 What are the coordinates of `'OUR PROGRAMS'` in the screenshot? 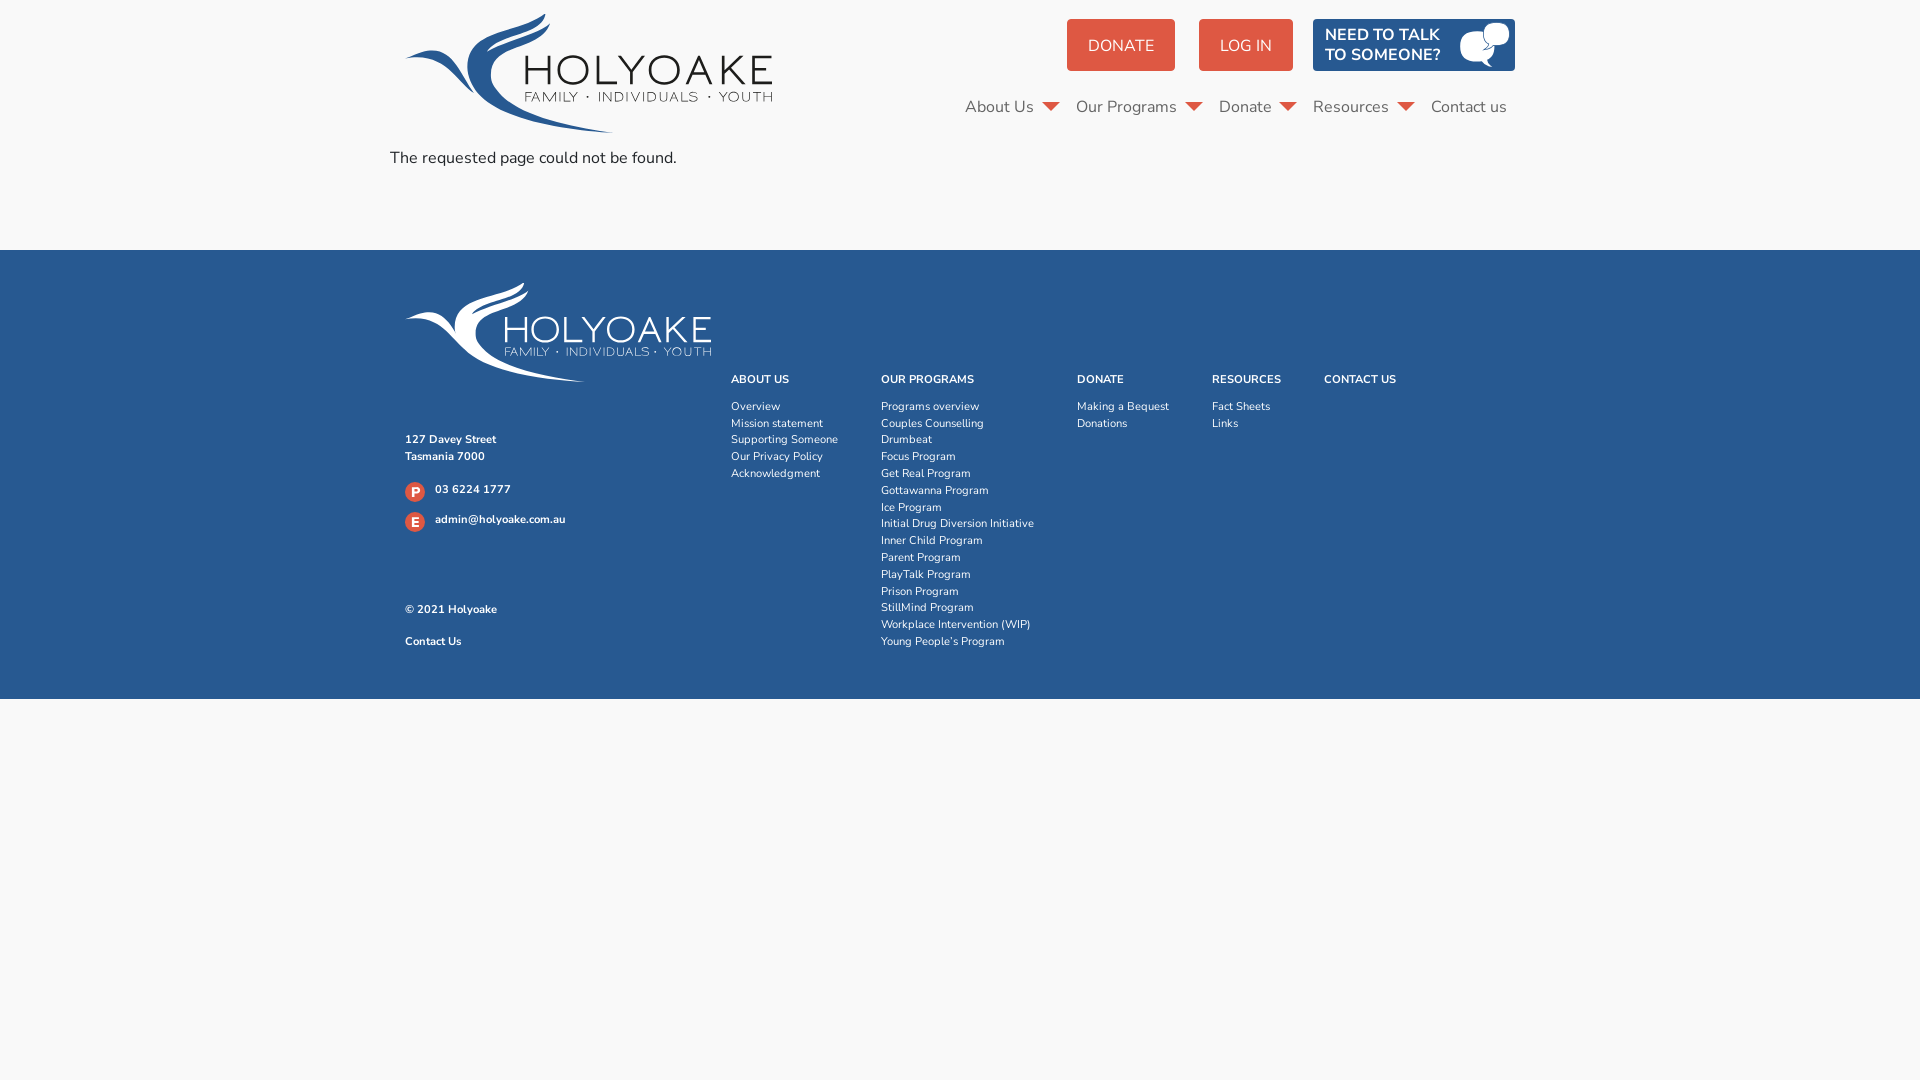 It's located at (926, 380).